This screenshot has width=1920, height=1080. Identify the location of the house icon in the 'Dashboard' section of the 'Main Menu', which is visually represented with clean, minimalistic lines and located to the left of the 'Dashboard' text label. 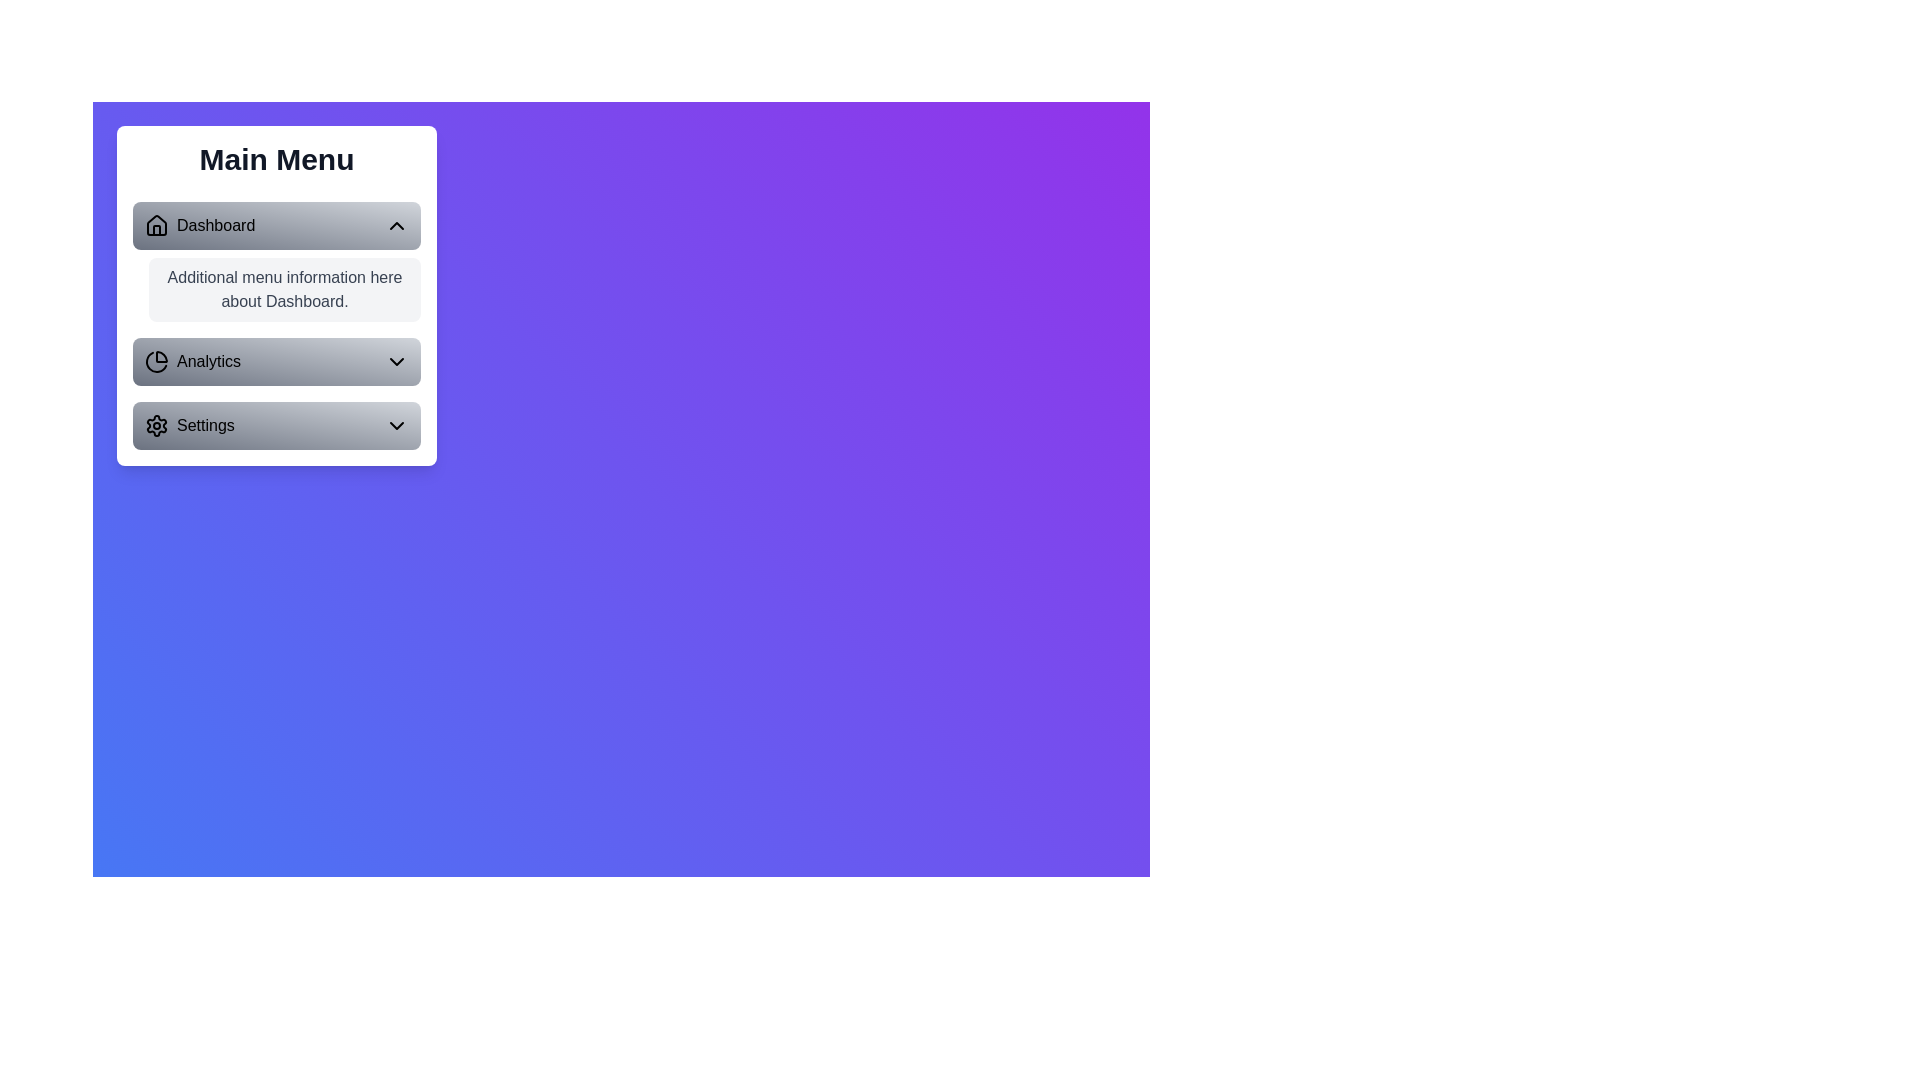
(156, 224).